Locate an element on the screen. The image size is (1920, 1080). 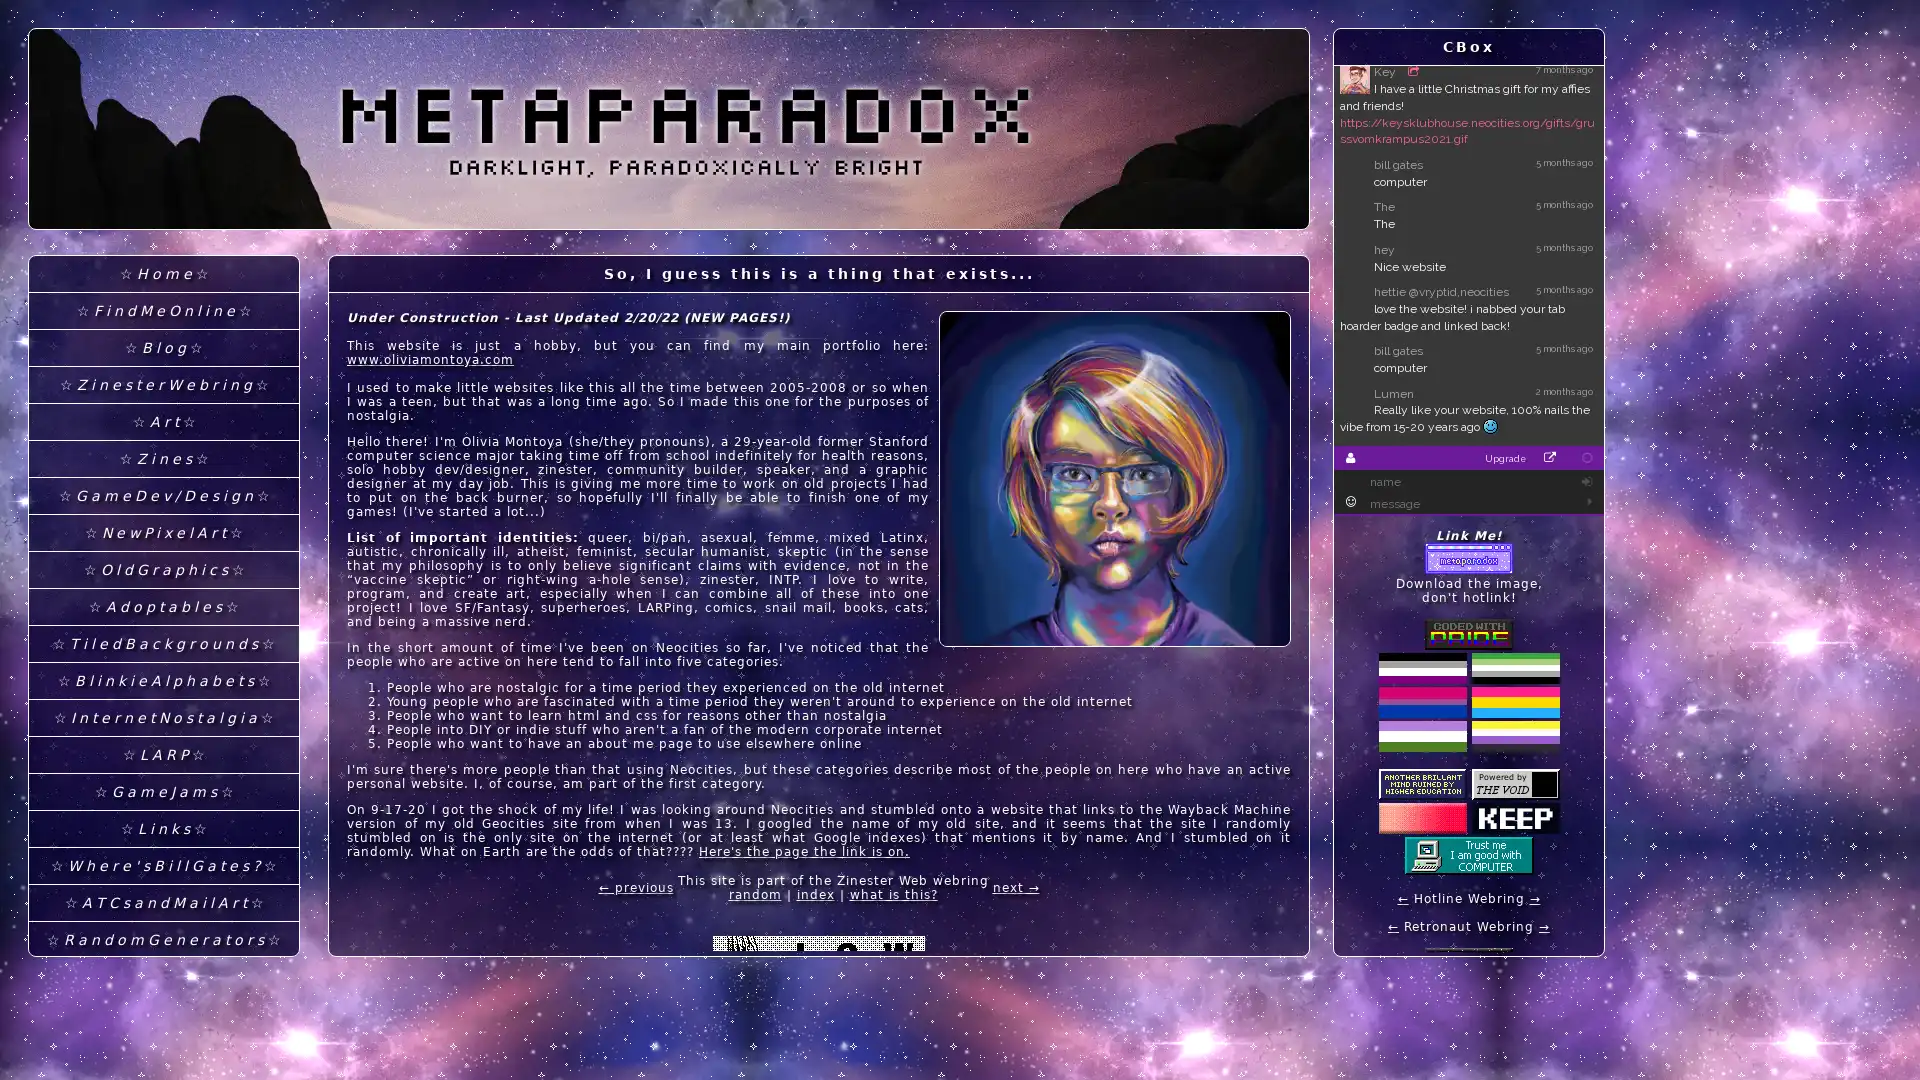
N e w P i x e l A r t is located at coordinates (163, 532).